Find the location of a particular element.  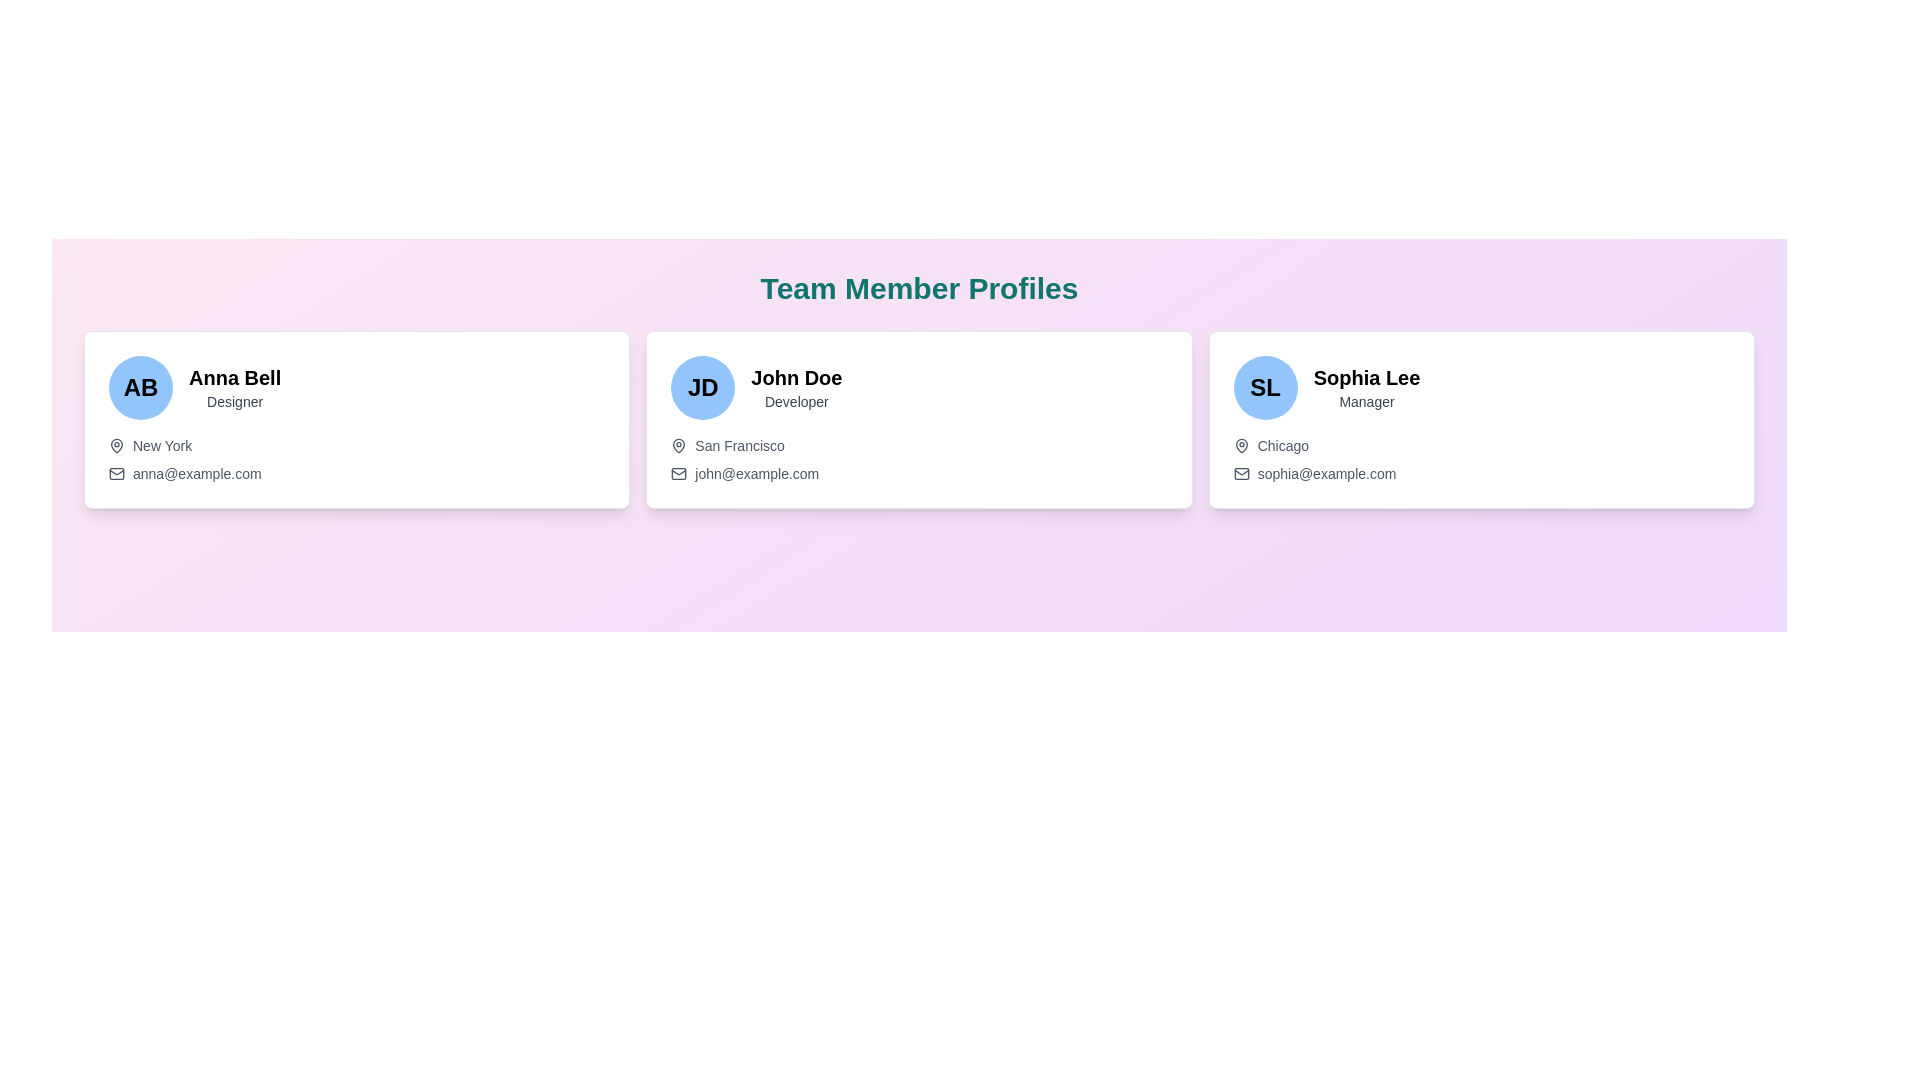

text content of the text label displaying 'Sophia Lee' which is styled in a larger font size and bold weight, located in the upper-left section of the card interface is located at coordinates (1366, 378).